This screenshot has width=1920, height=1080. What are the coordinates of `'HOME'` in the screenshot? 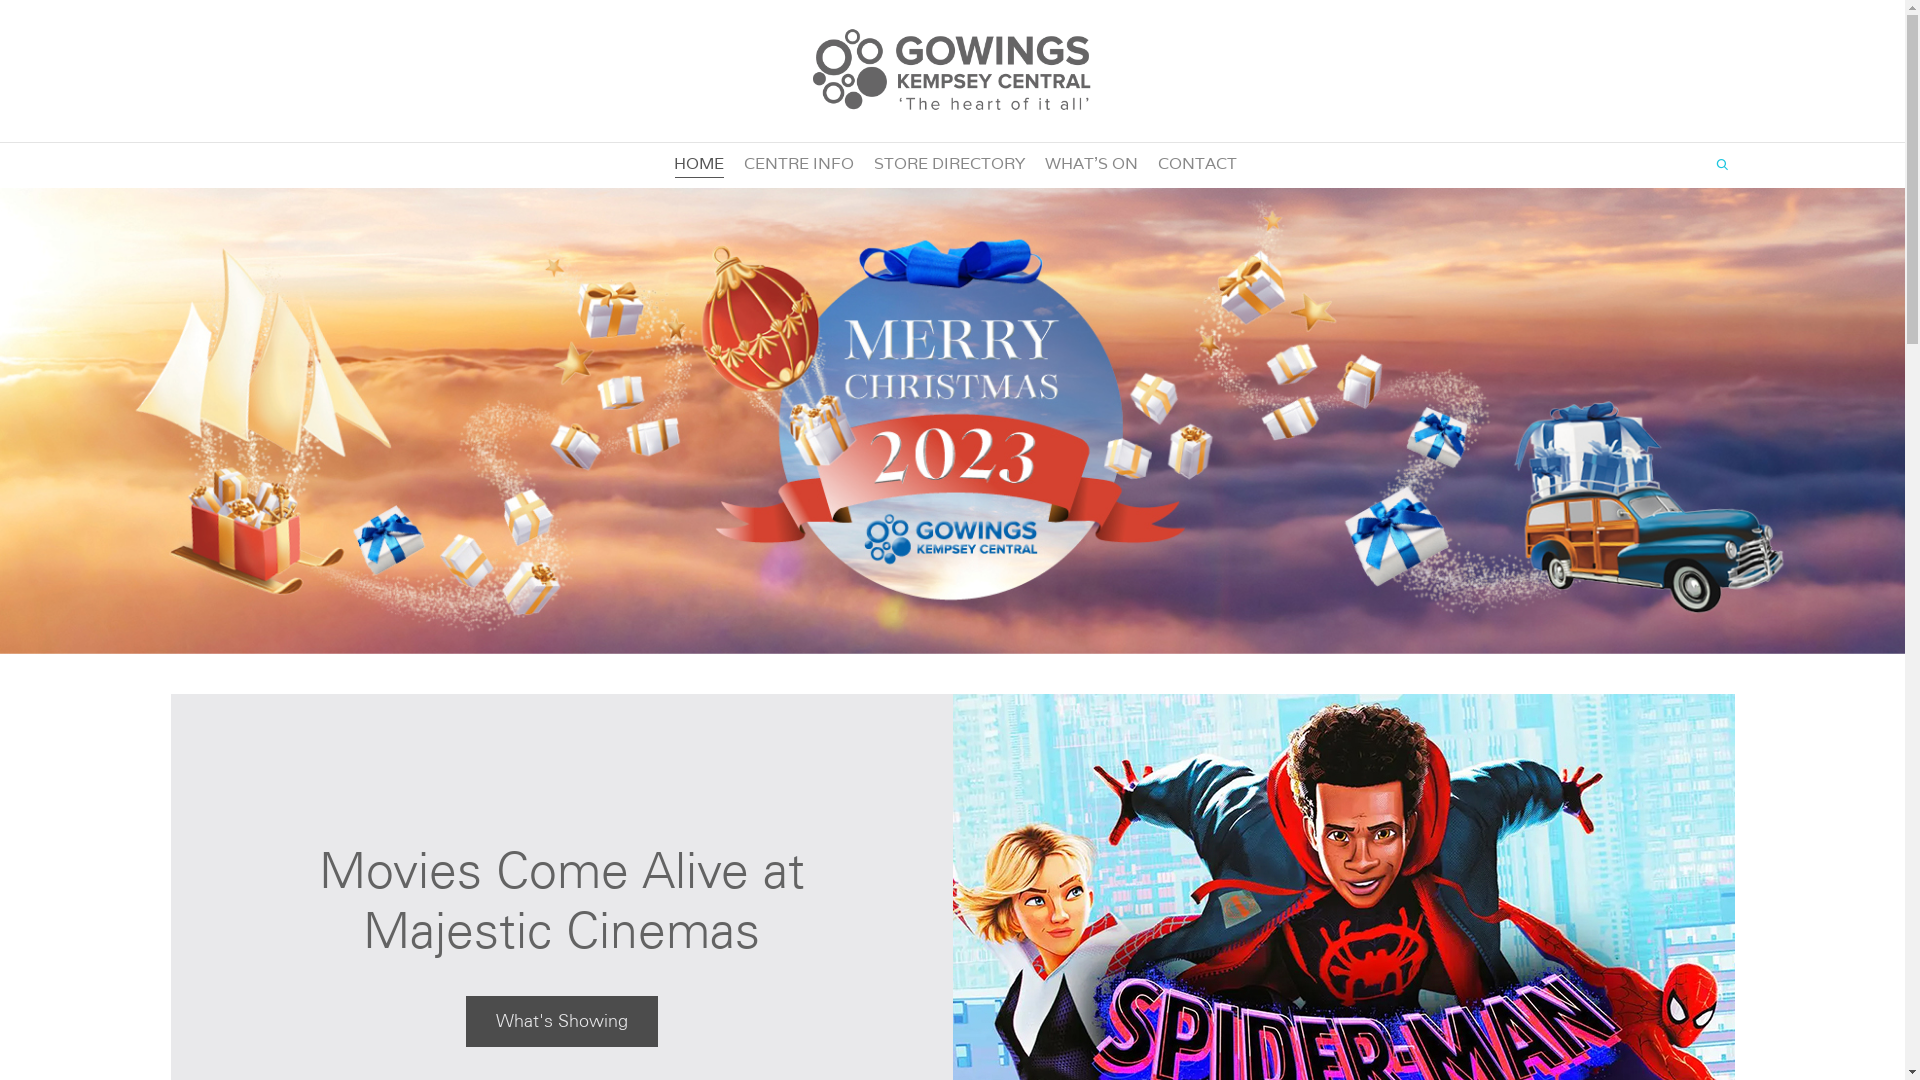 It's located at (699, 163).